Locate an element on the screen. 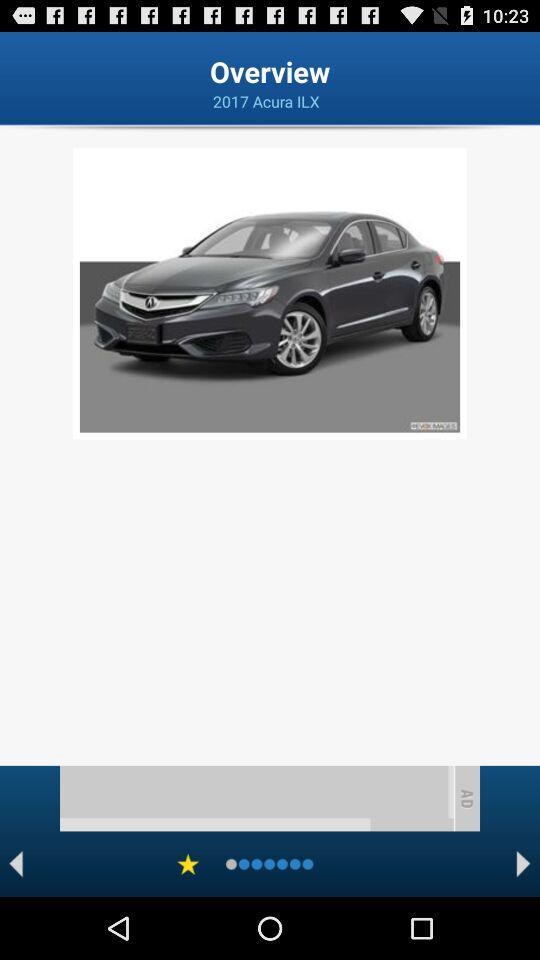 This screenshot has width=540, height=960. the play icon is located at coordinates (523, 924).